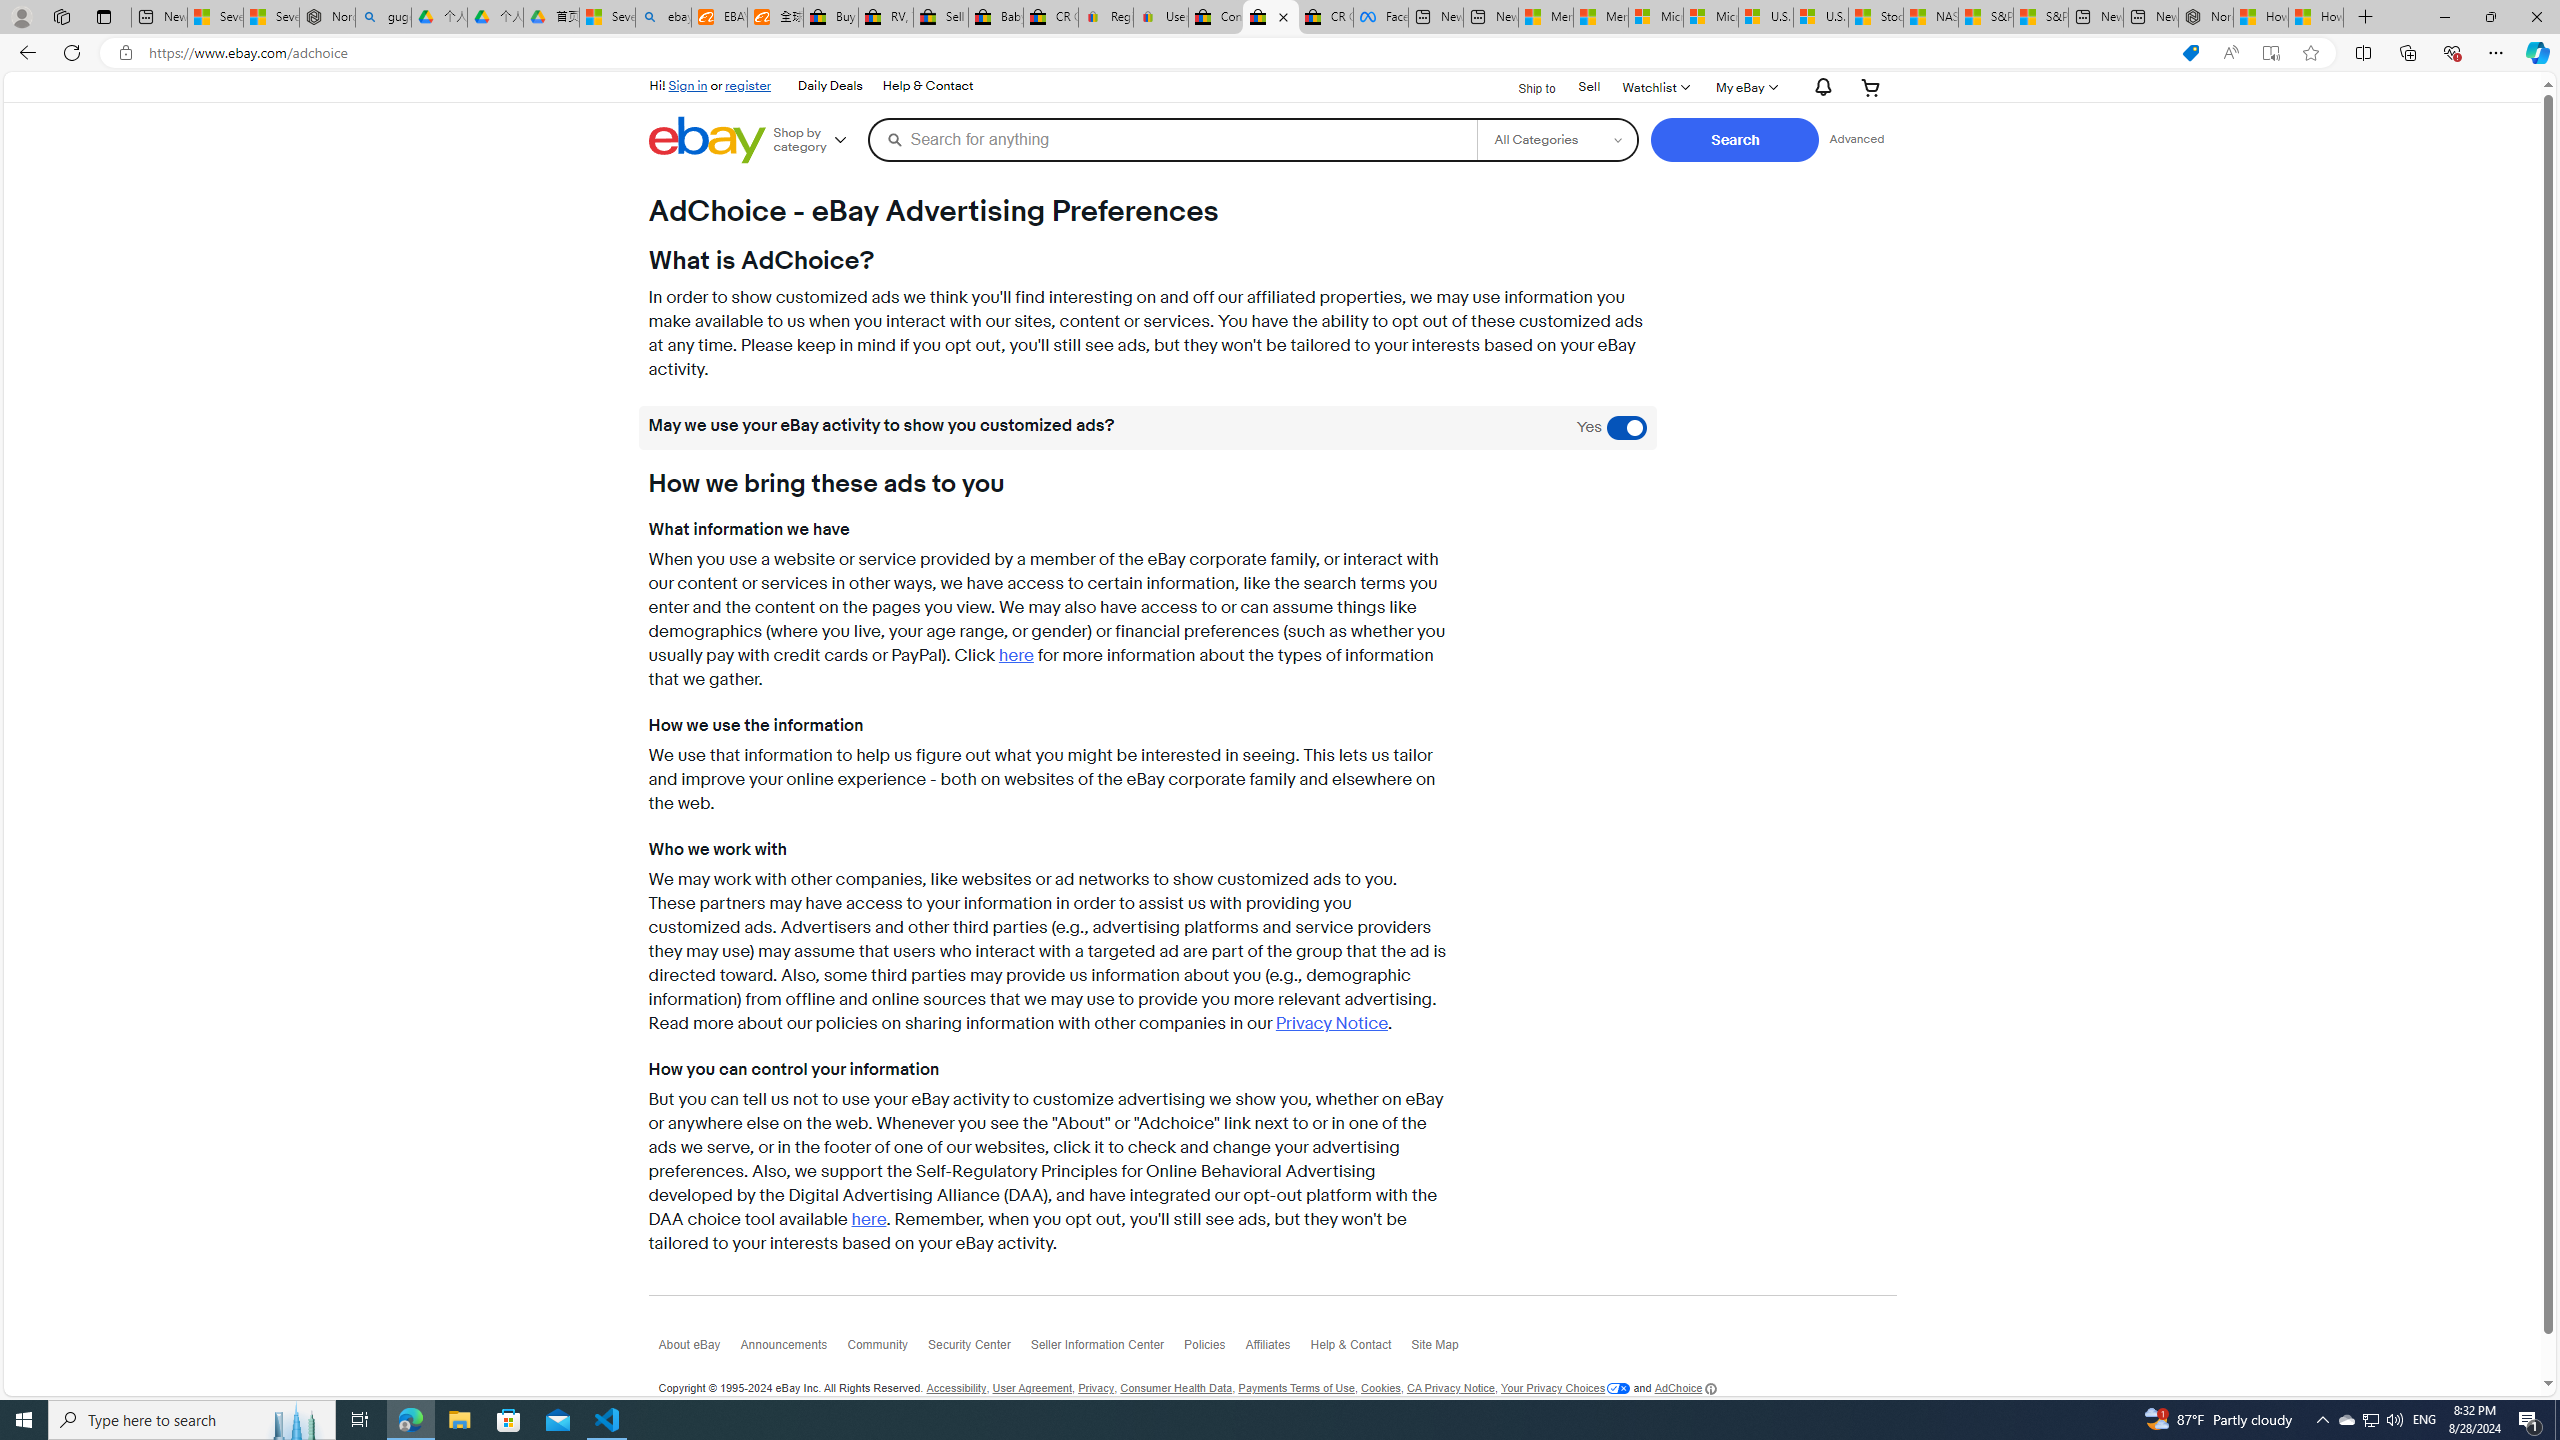 The image size is (2560, 1440). I want to click on 'Announcements', so click(792, 1348).